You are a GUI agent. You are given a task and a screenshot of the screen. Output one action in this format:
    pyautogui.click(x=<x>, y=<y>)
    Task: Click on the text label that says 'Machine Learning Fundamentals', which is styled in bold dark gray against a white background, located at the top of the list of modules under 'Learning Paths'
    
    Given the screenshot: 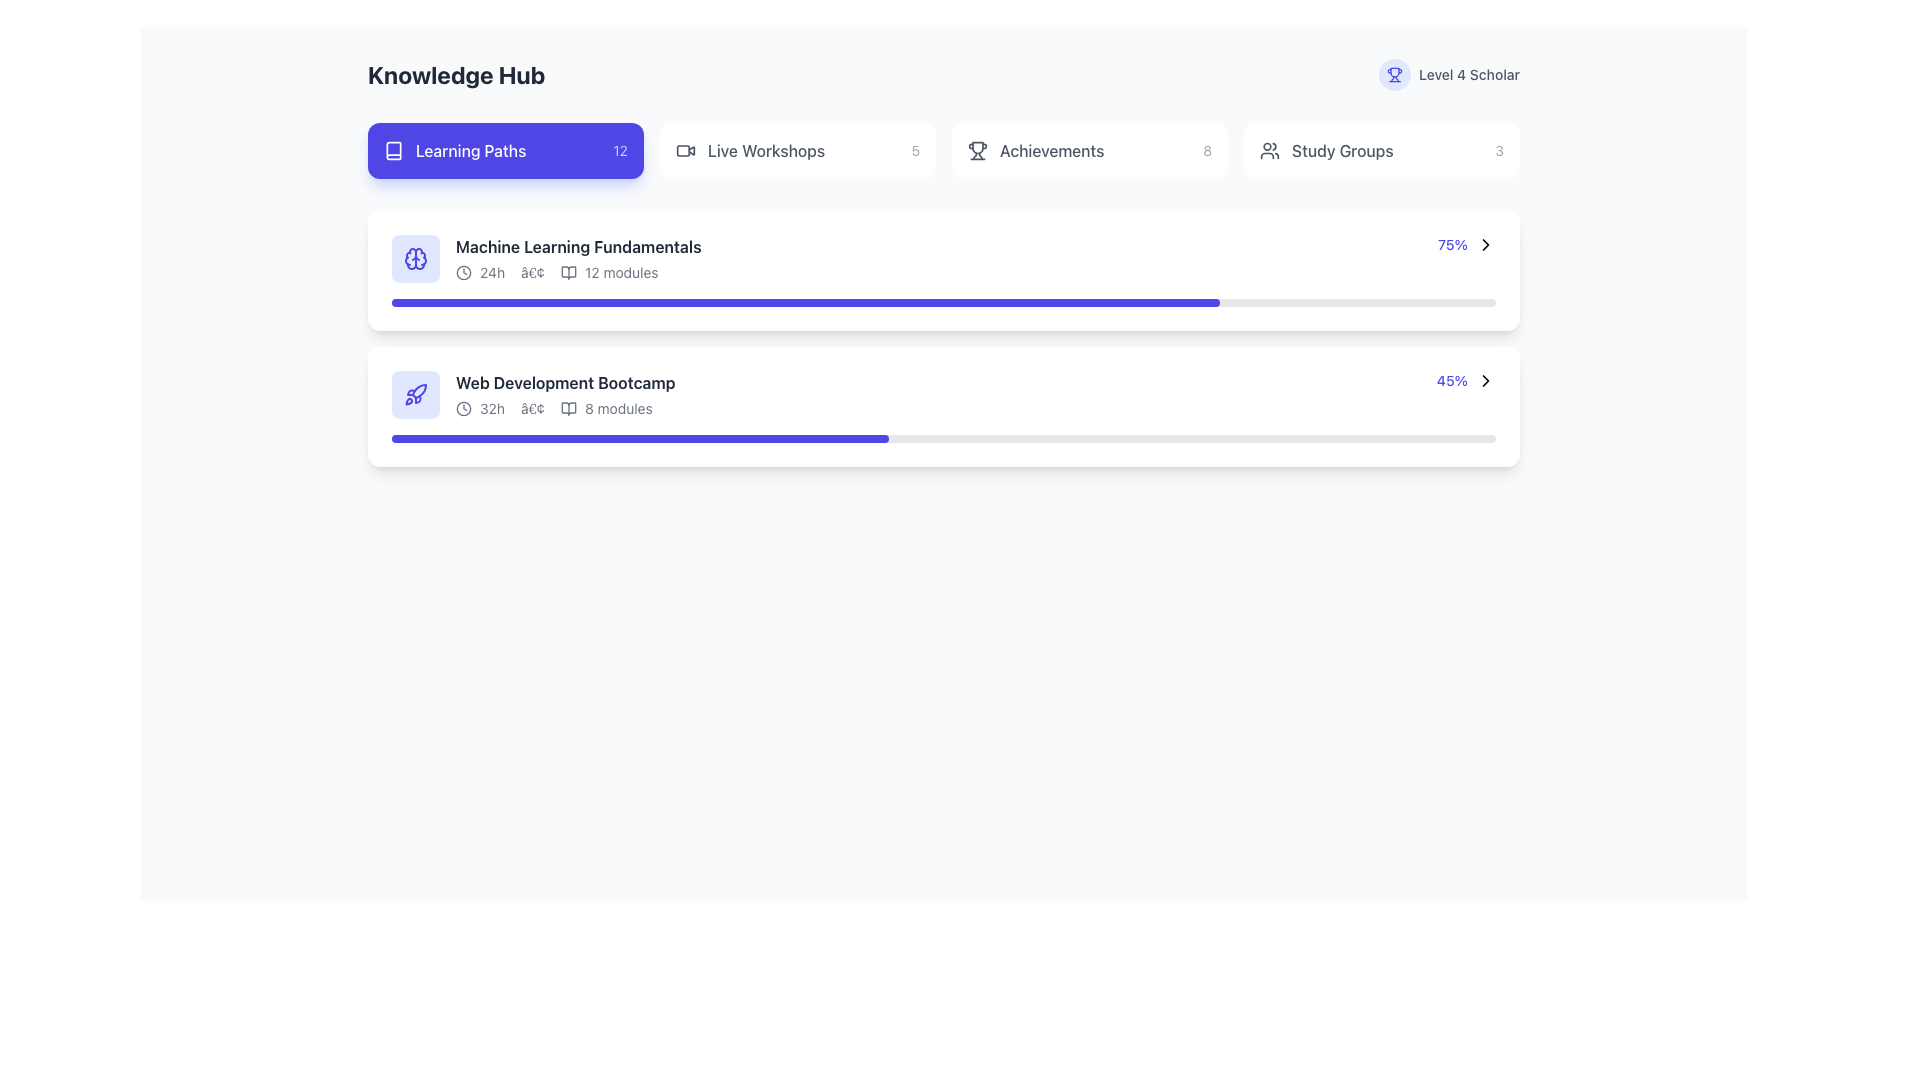 What is the action you would take?
    pyautogui.click(x=577, y=245)
    